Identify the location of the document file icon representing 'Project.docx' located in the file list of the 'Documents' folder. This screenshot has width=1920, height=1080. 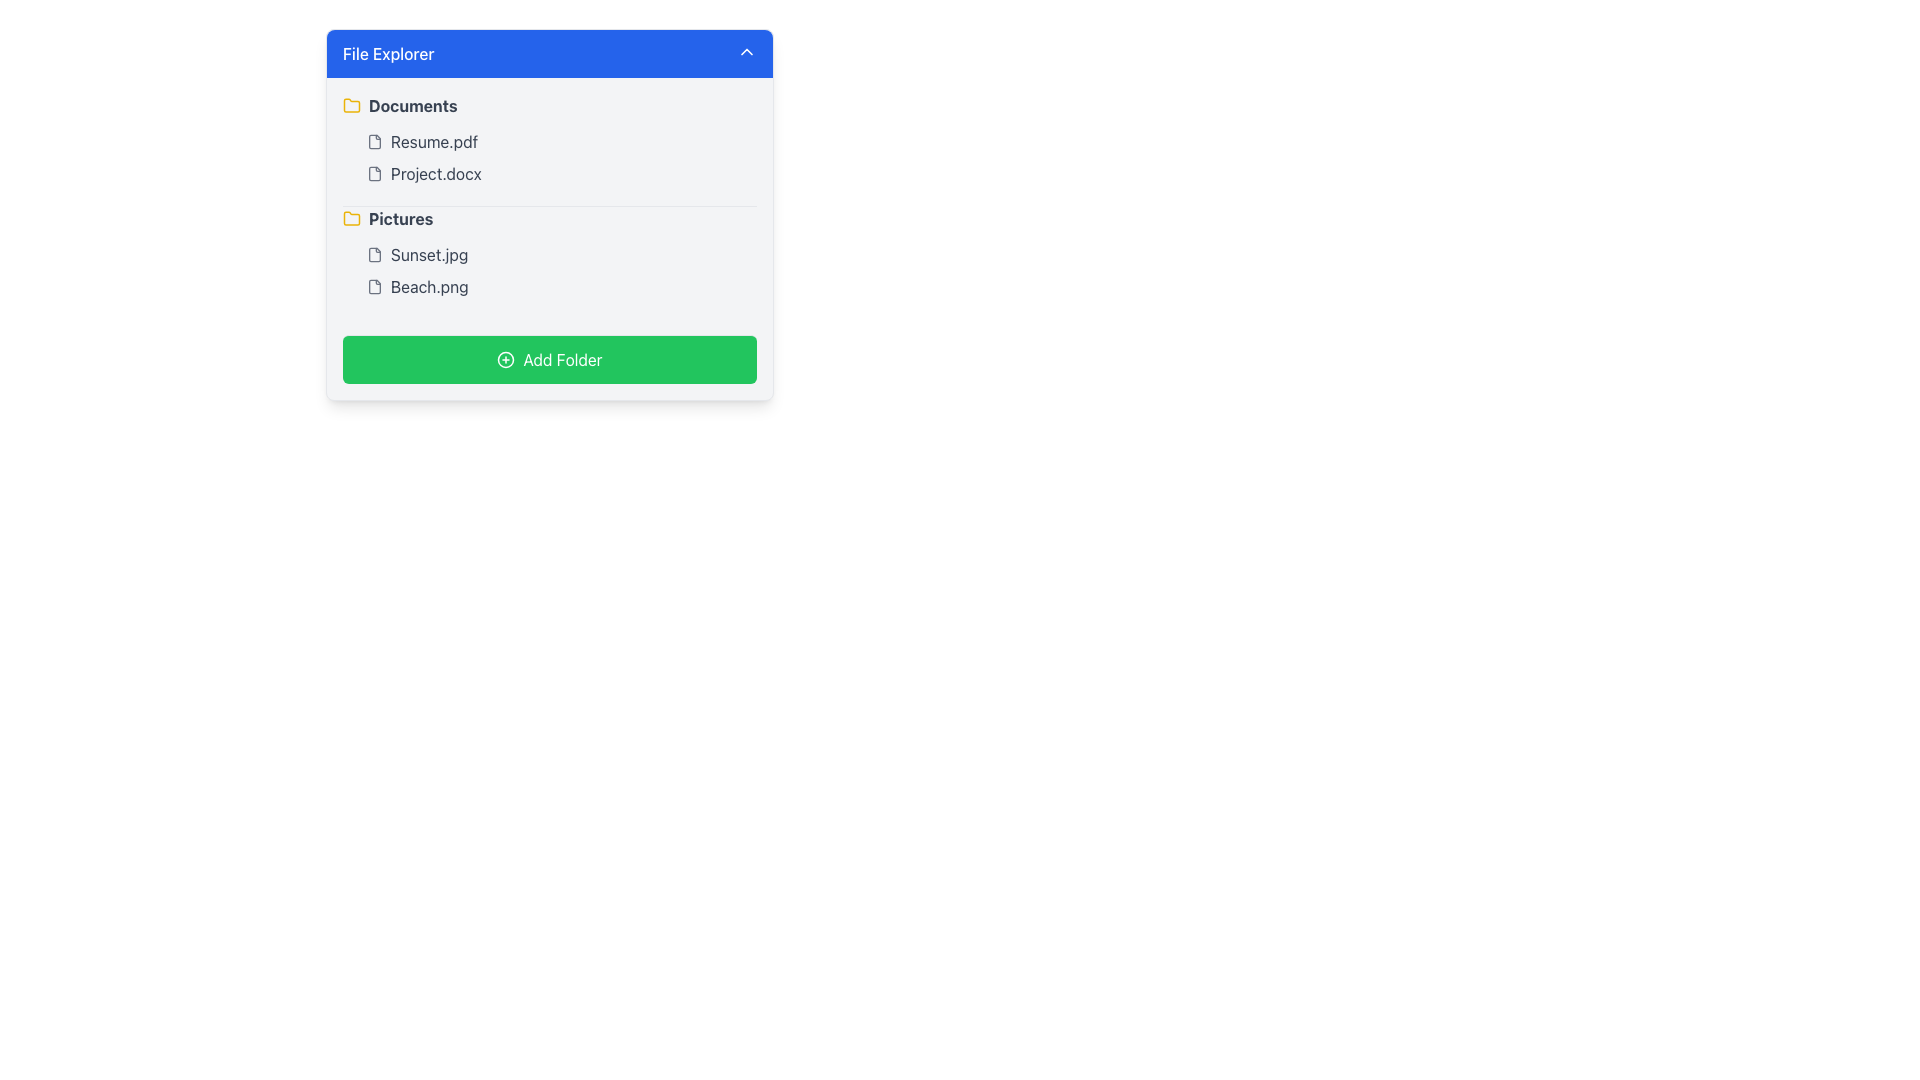
(374, 172).